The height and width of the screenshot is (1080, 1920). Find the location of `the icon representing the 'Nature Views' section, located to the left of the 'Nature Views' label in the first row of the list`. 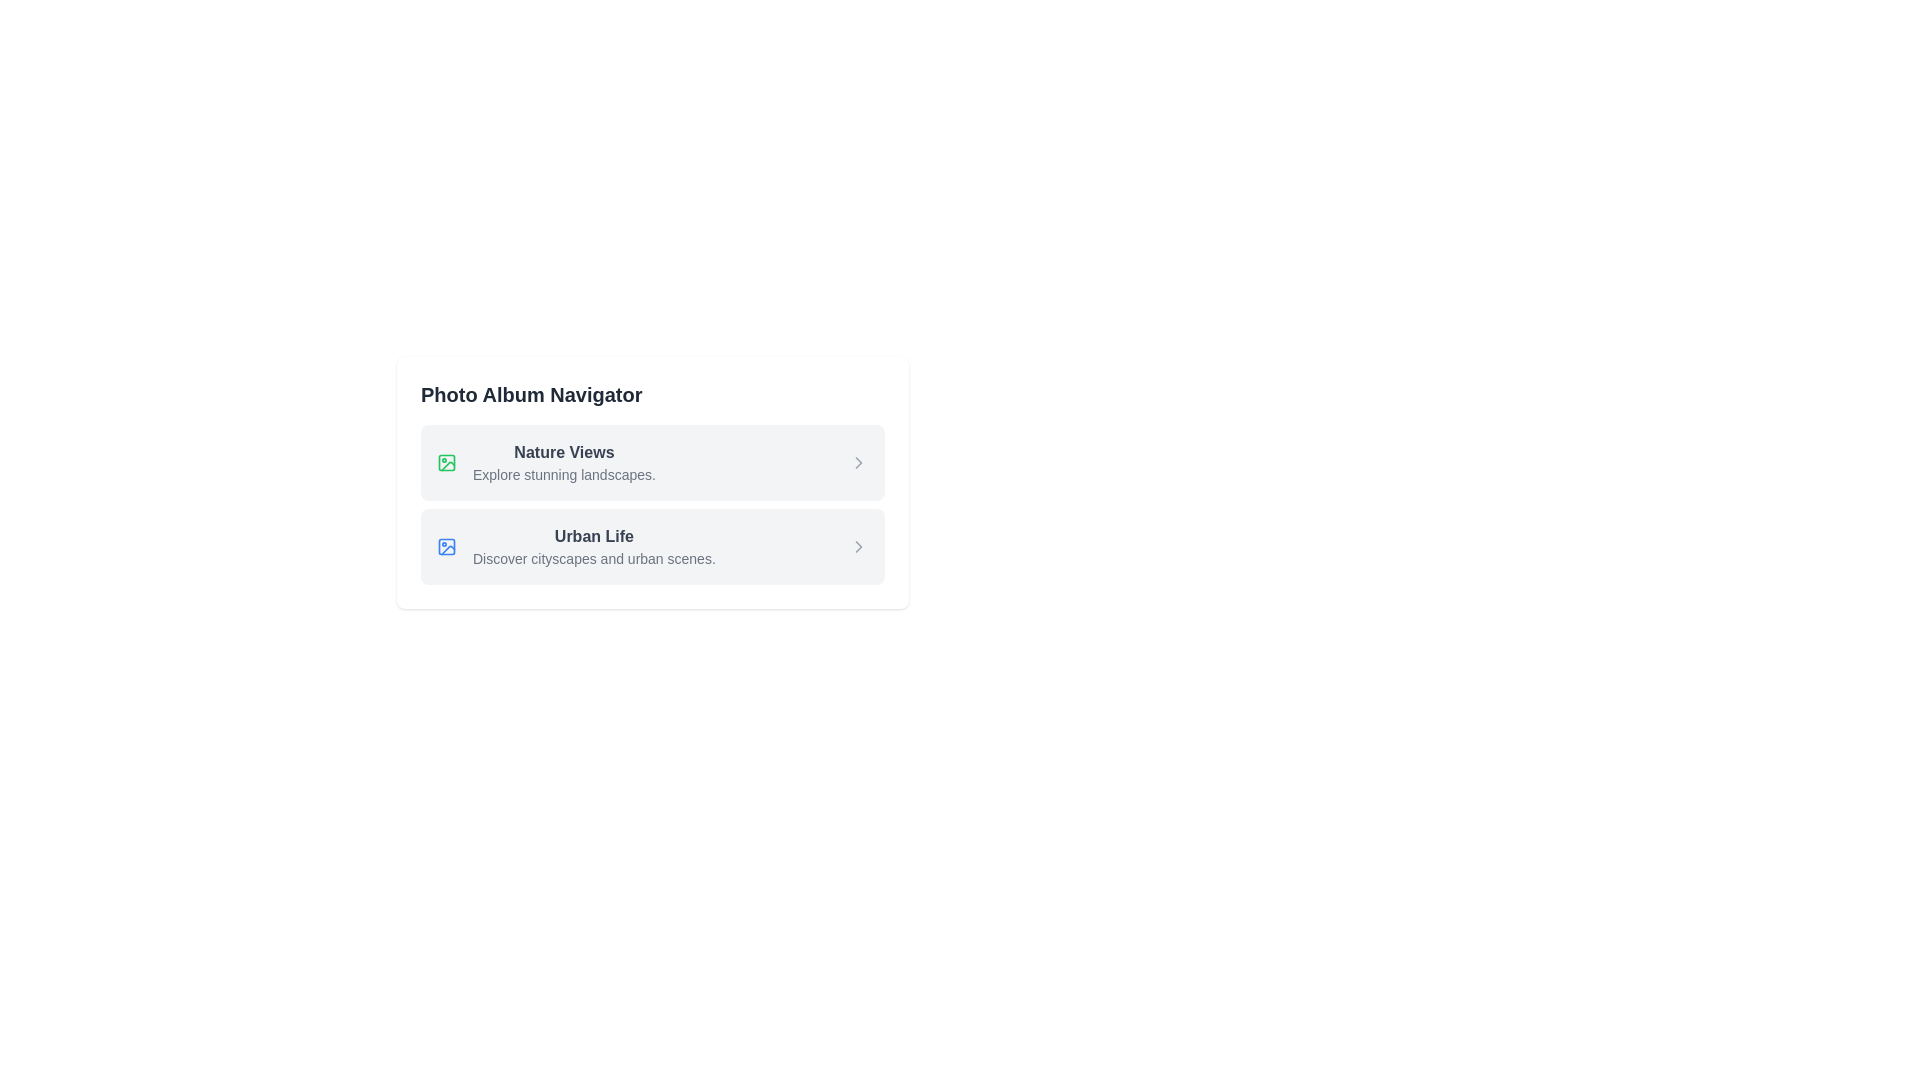

the icon representing the 'Nature Views' section, located to the left of the 'Nature Views' label in the first row of the list is located at coordinates (445, 462).